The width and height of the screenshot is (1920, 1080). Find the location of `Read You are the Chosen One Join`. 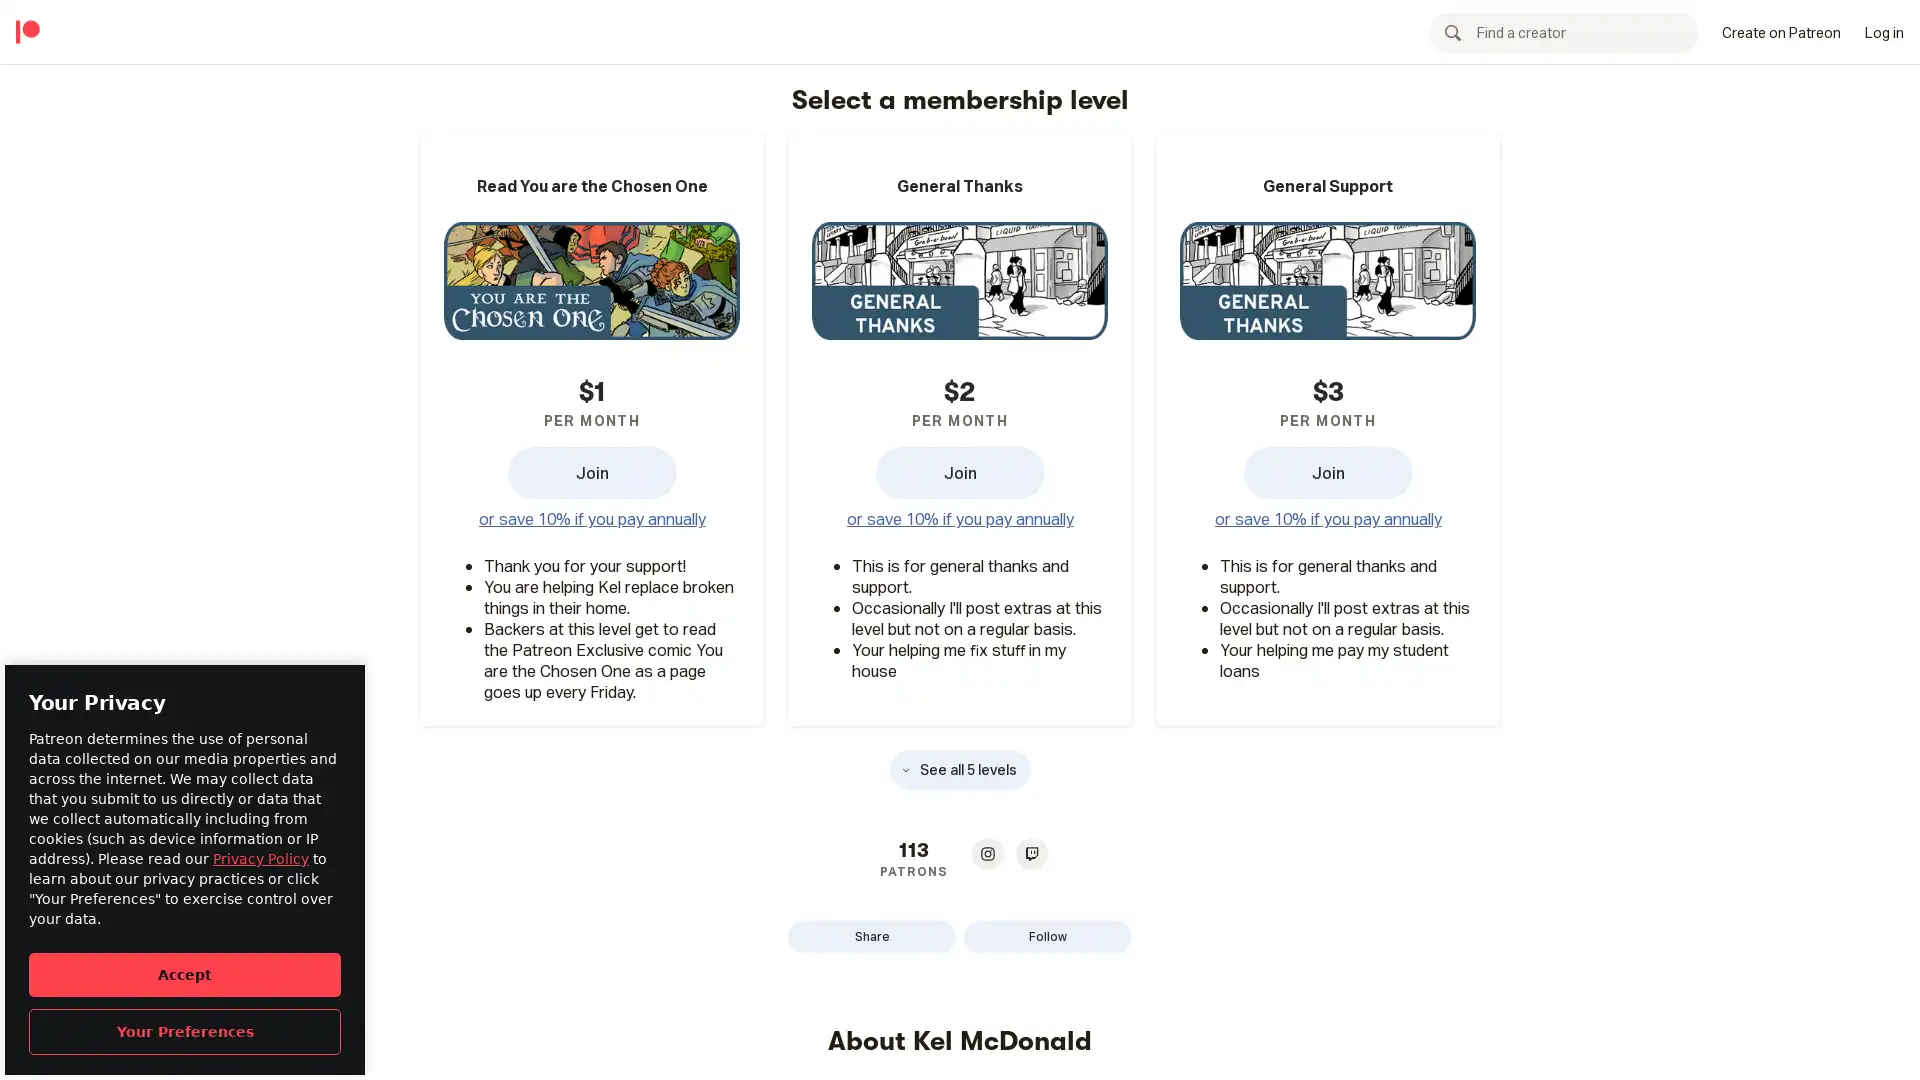

Read You are the Chosen One Join is located at coordinates (590, 471).